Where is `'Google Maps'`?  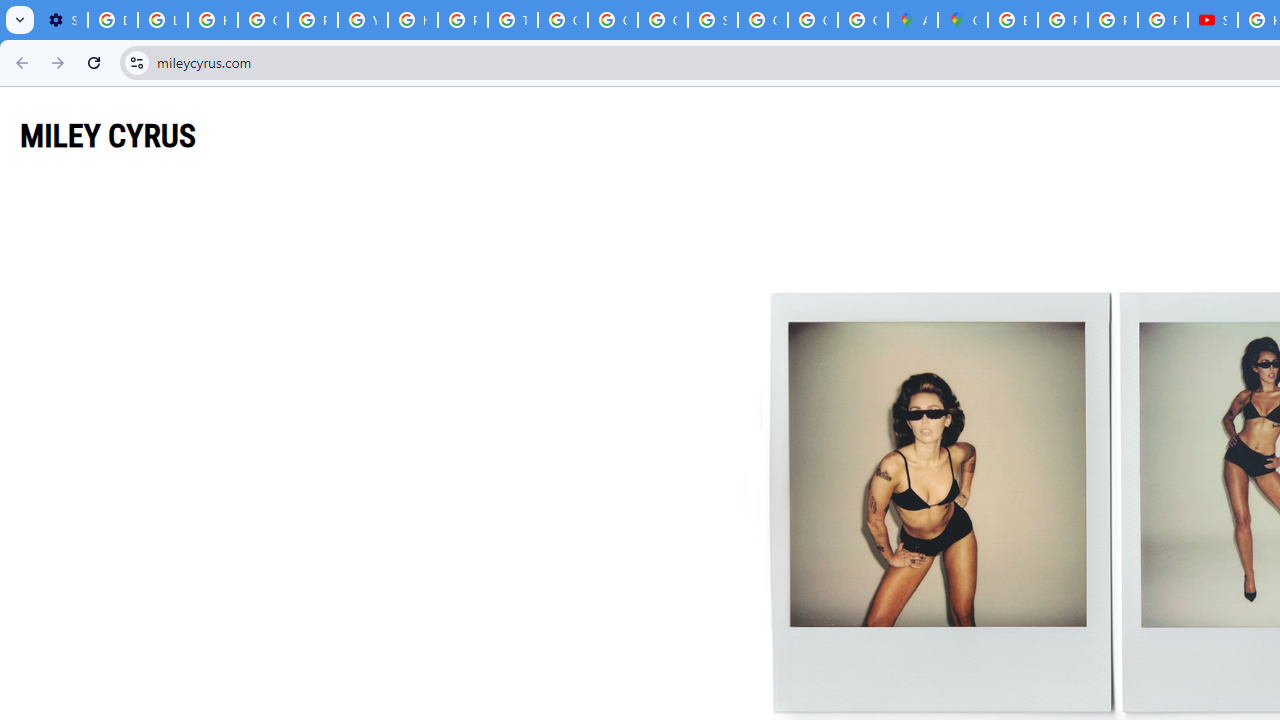
'Google Maps' is located at coordinates (963, 20).